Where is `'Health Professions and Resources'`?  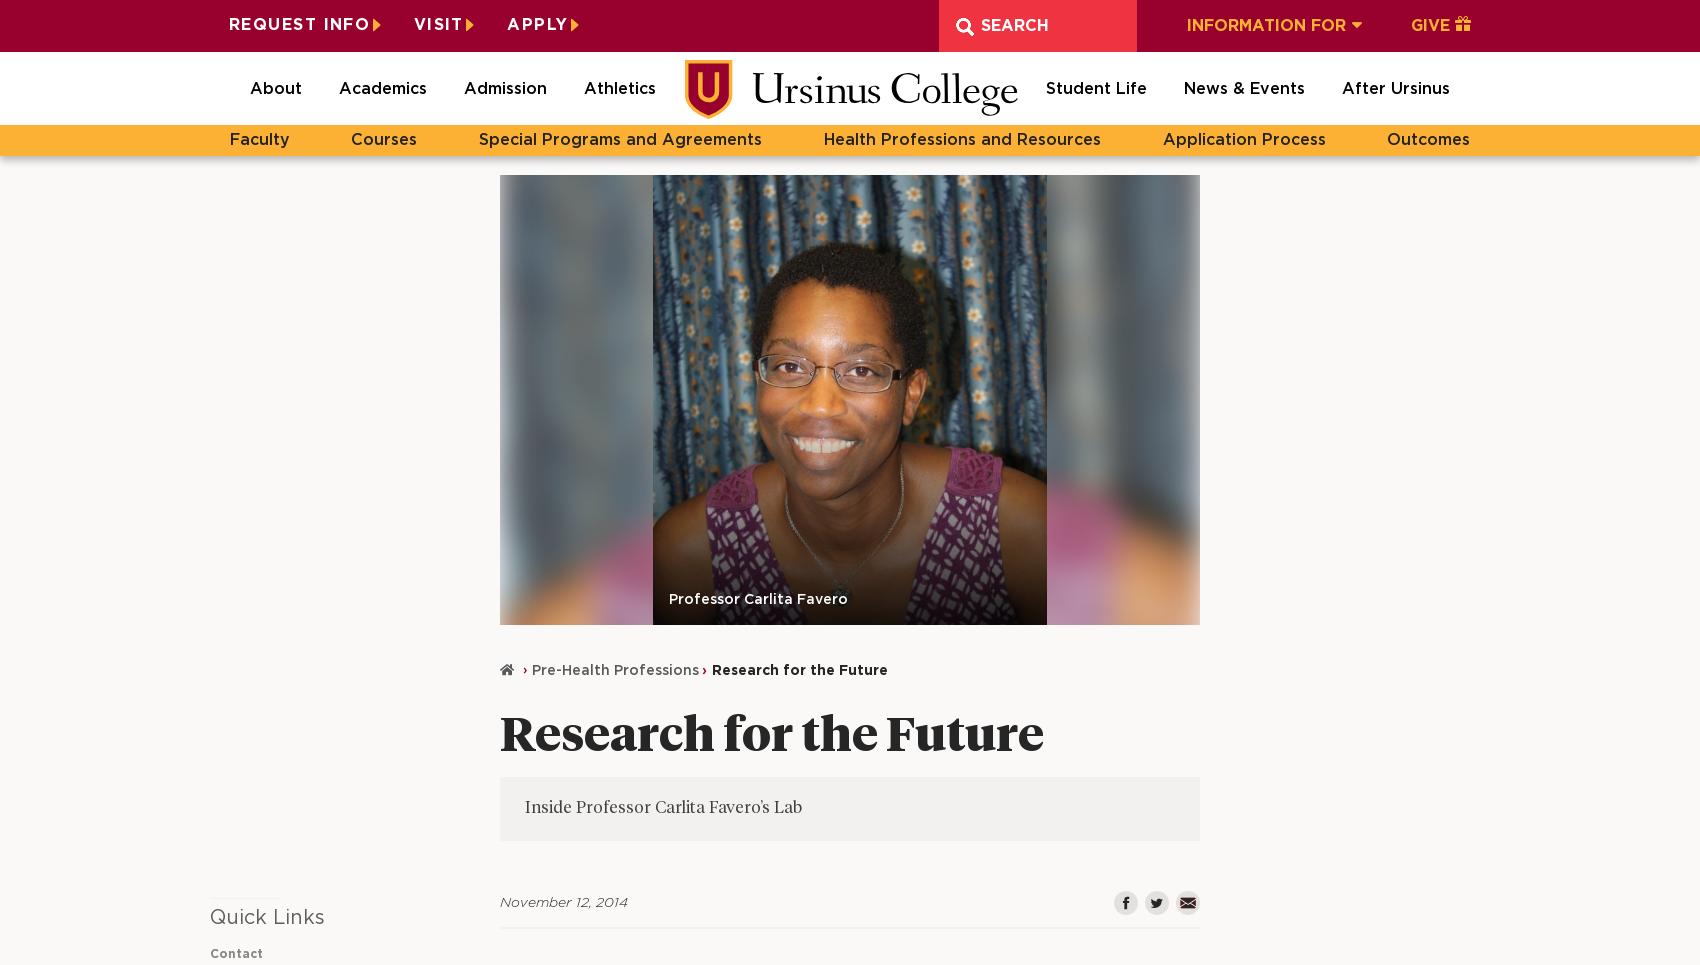
'Health Professions and Resources' is located at coordinates (960, 140).